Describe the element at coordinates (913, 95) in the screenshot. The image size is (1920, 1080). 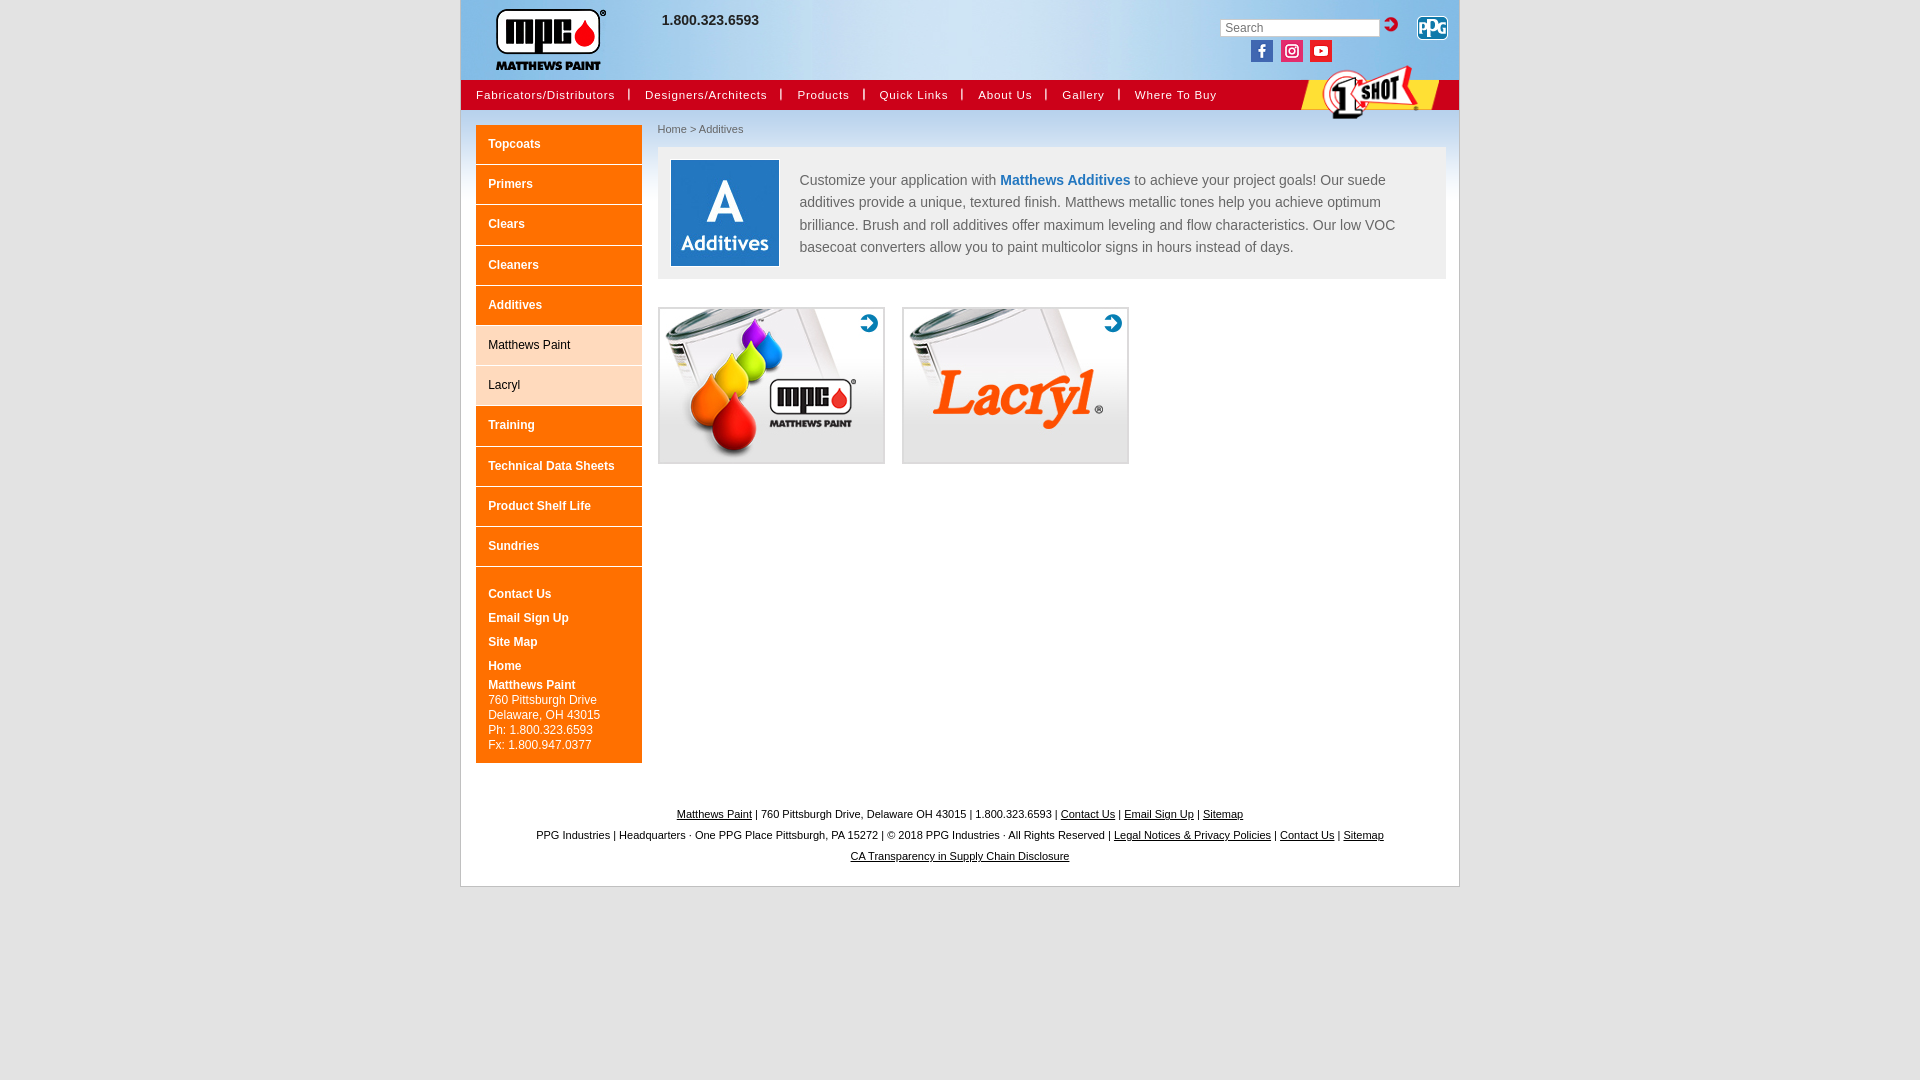
I see `'Quick Links'` at that location.